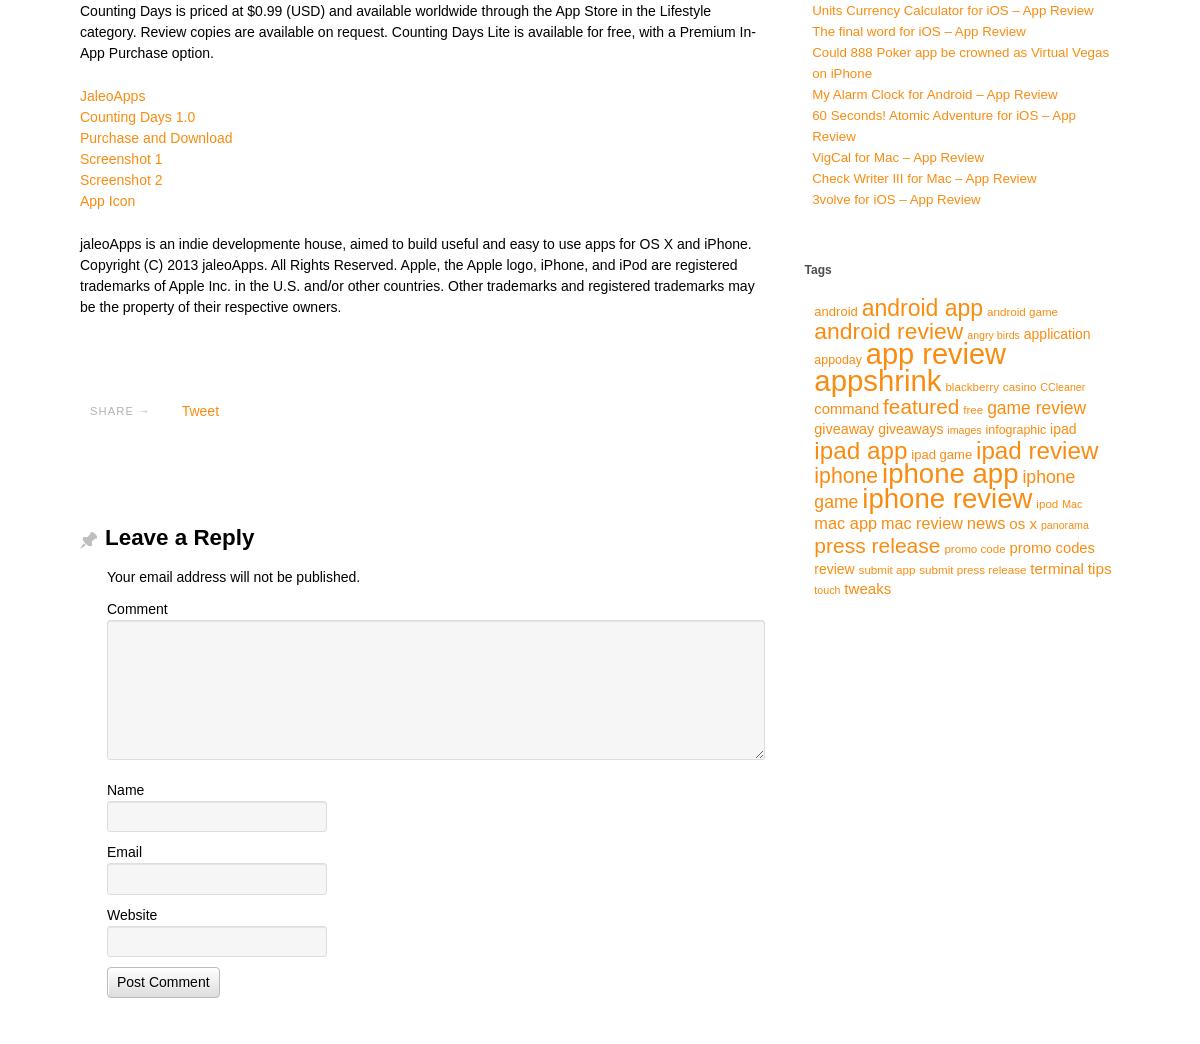 The width and height of the screenshot is (1200, 1044). Describe the element at coordinates (1040, 524) in the screenshot. I see `'panorama'` at that location.